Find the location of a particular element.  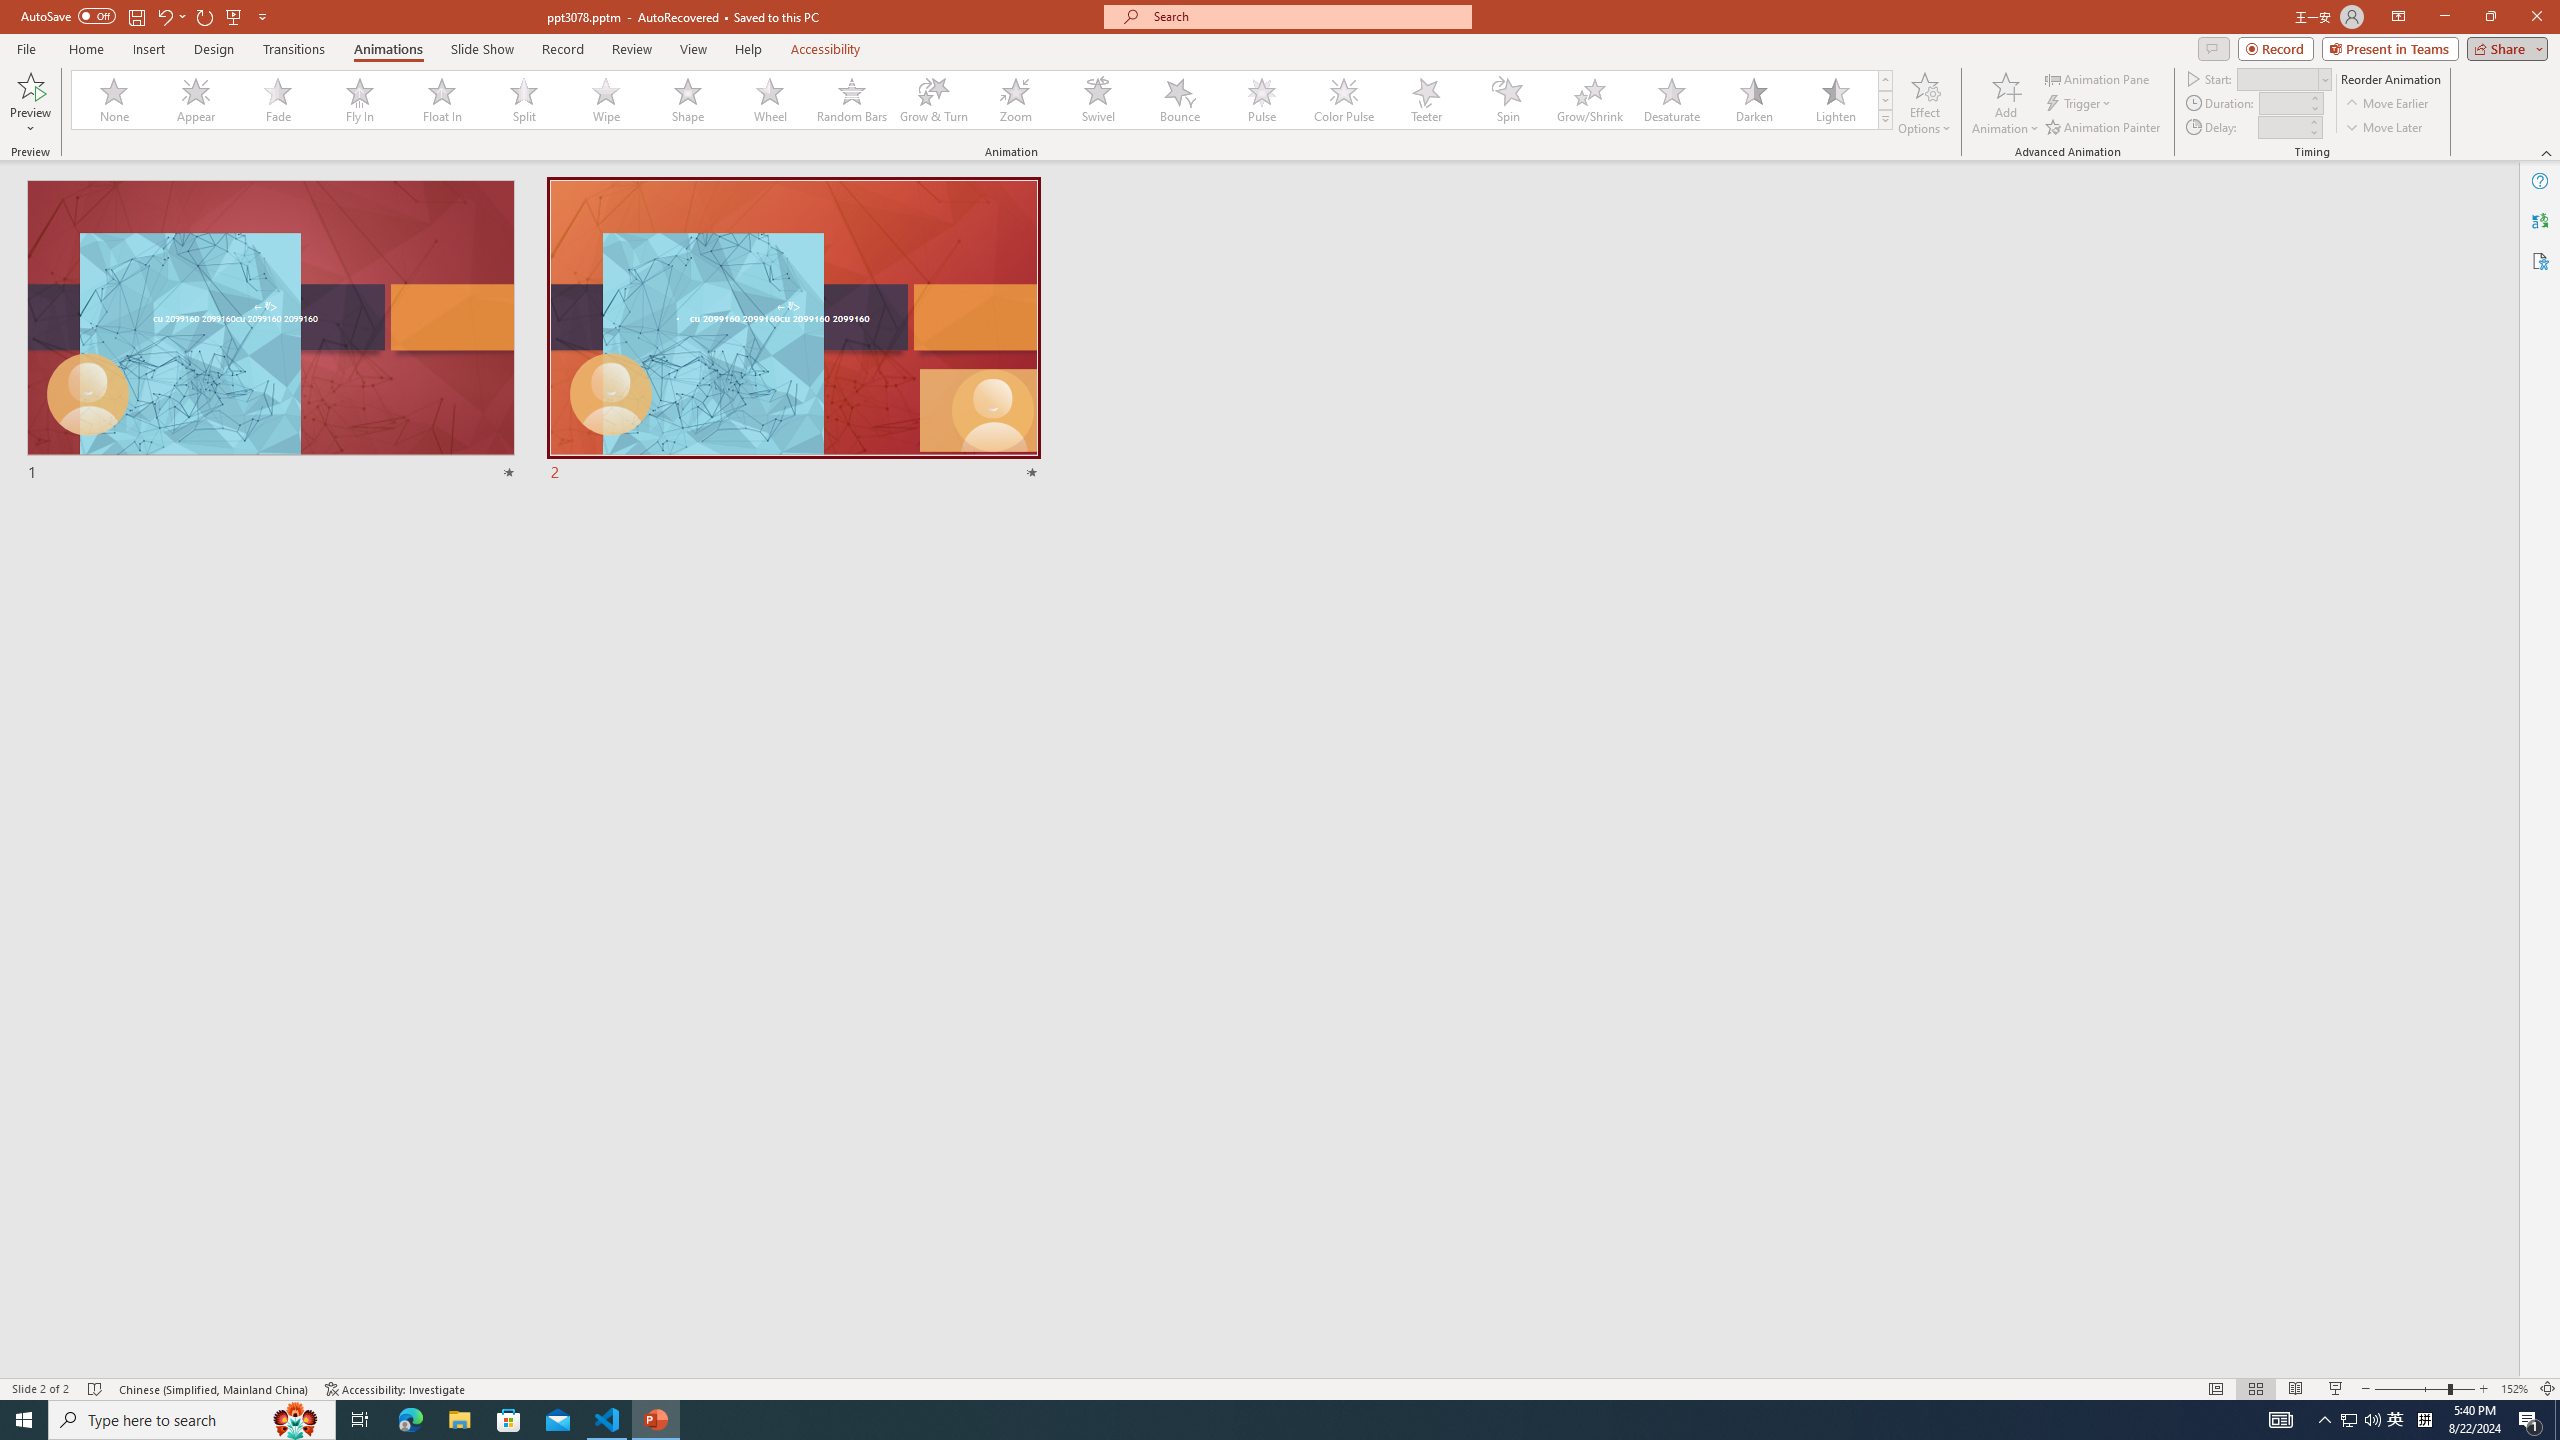

'Fade' is located at coordinates (278, 99).